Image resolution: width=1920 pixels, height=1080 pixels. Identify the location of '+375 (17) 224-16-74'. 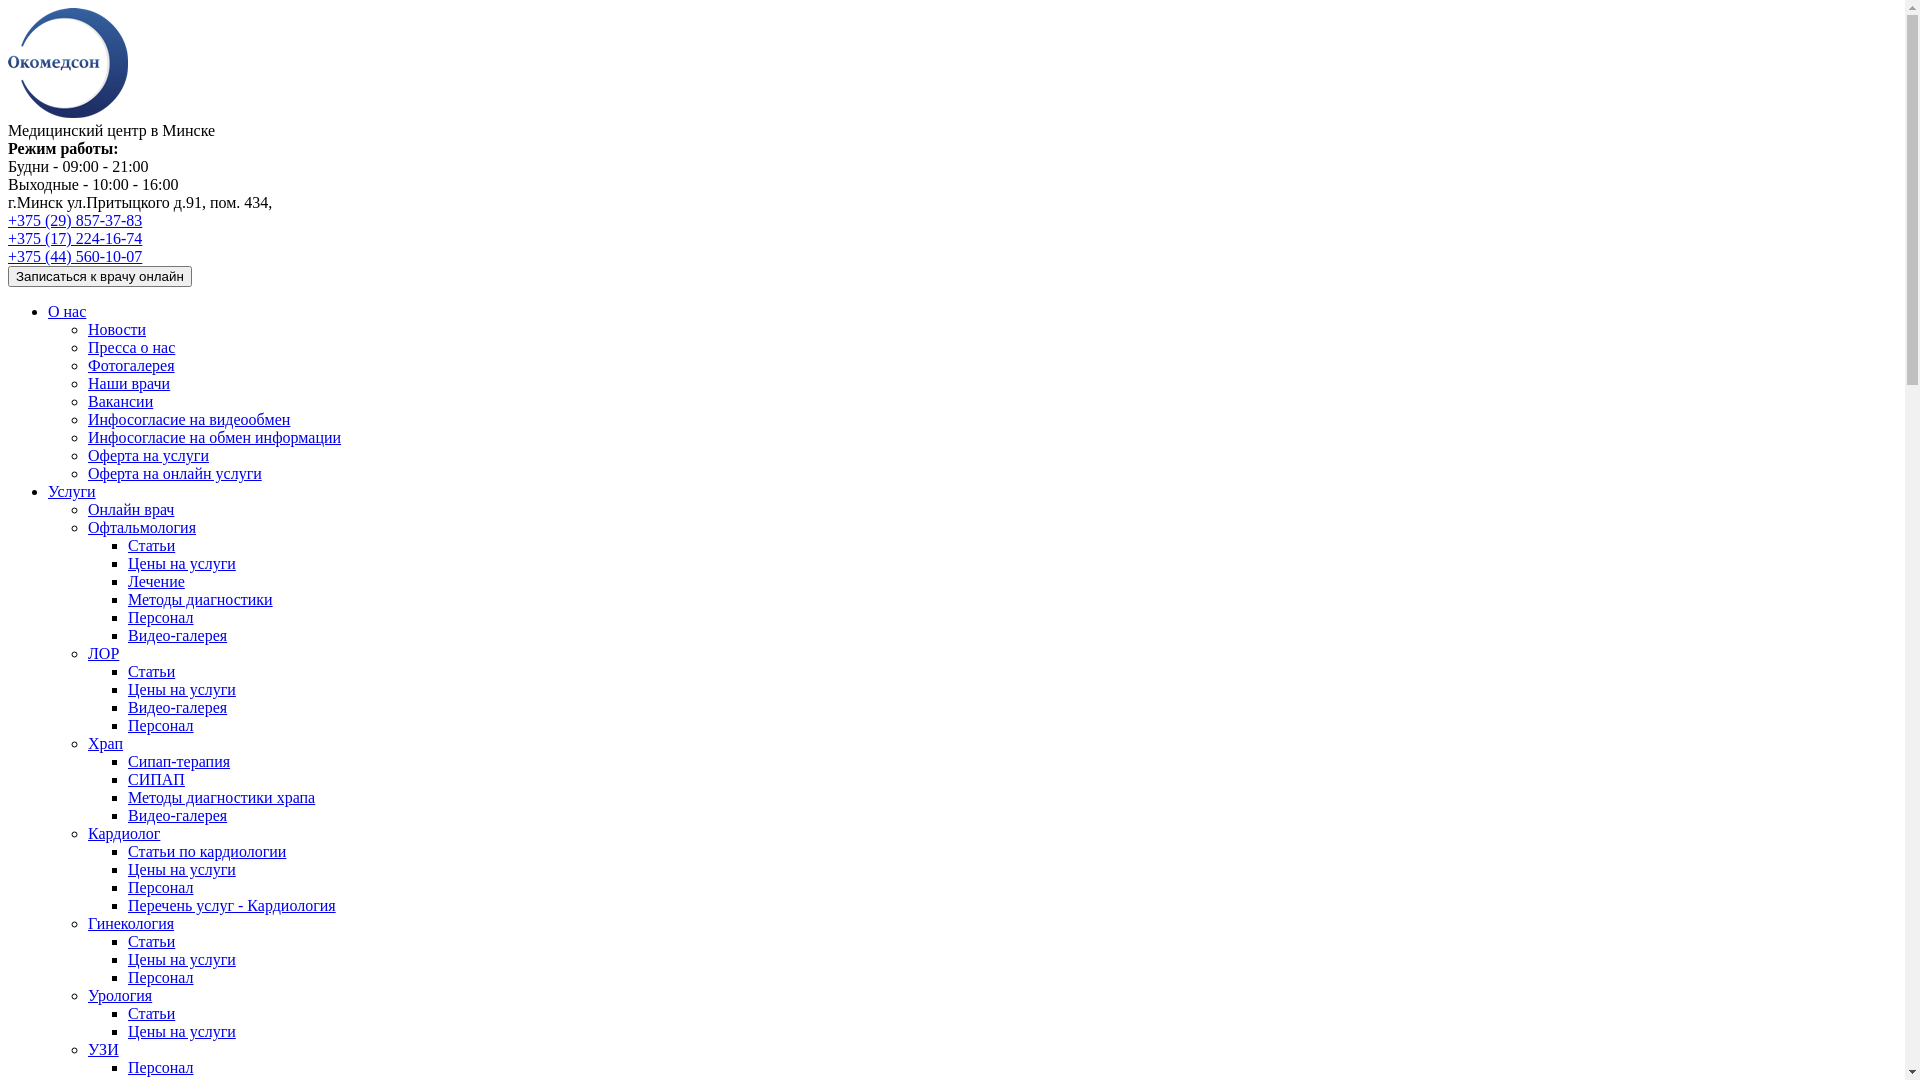
(8, 237).